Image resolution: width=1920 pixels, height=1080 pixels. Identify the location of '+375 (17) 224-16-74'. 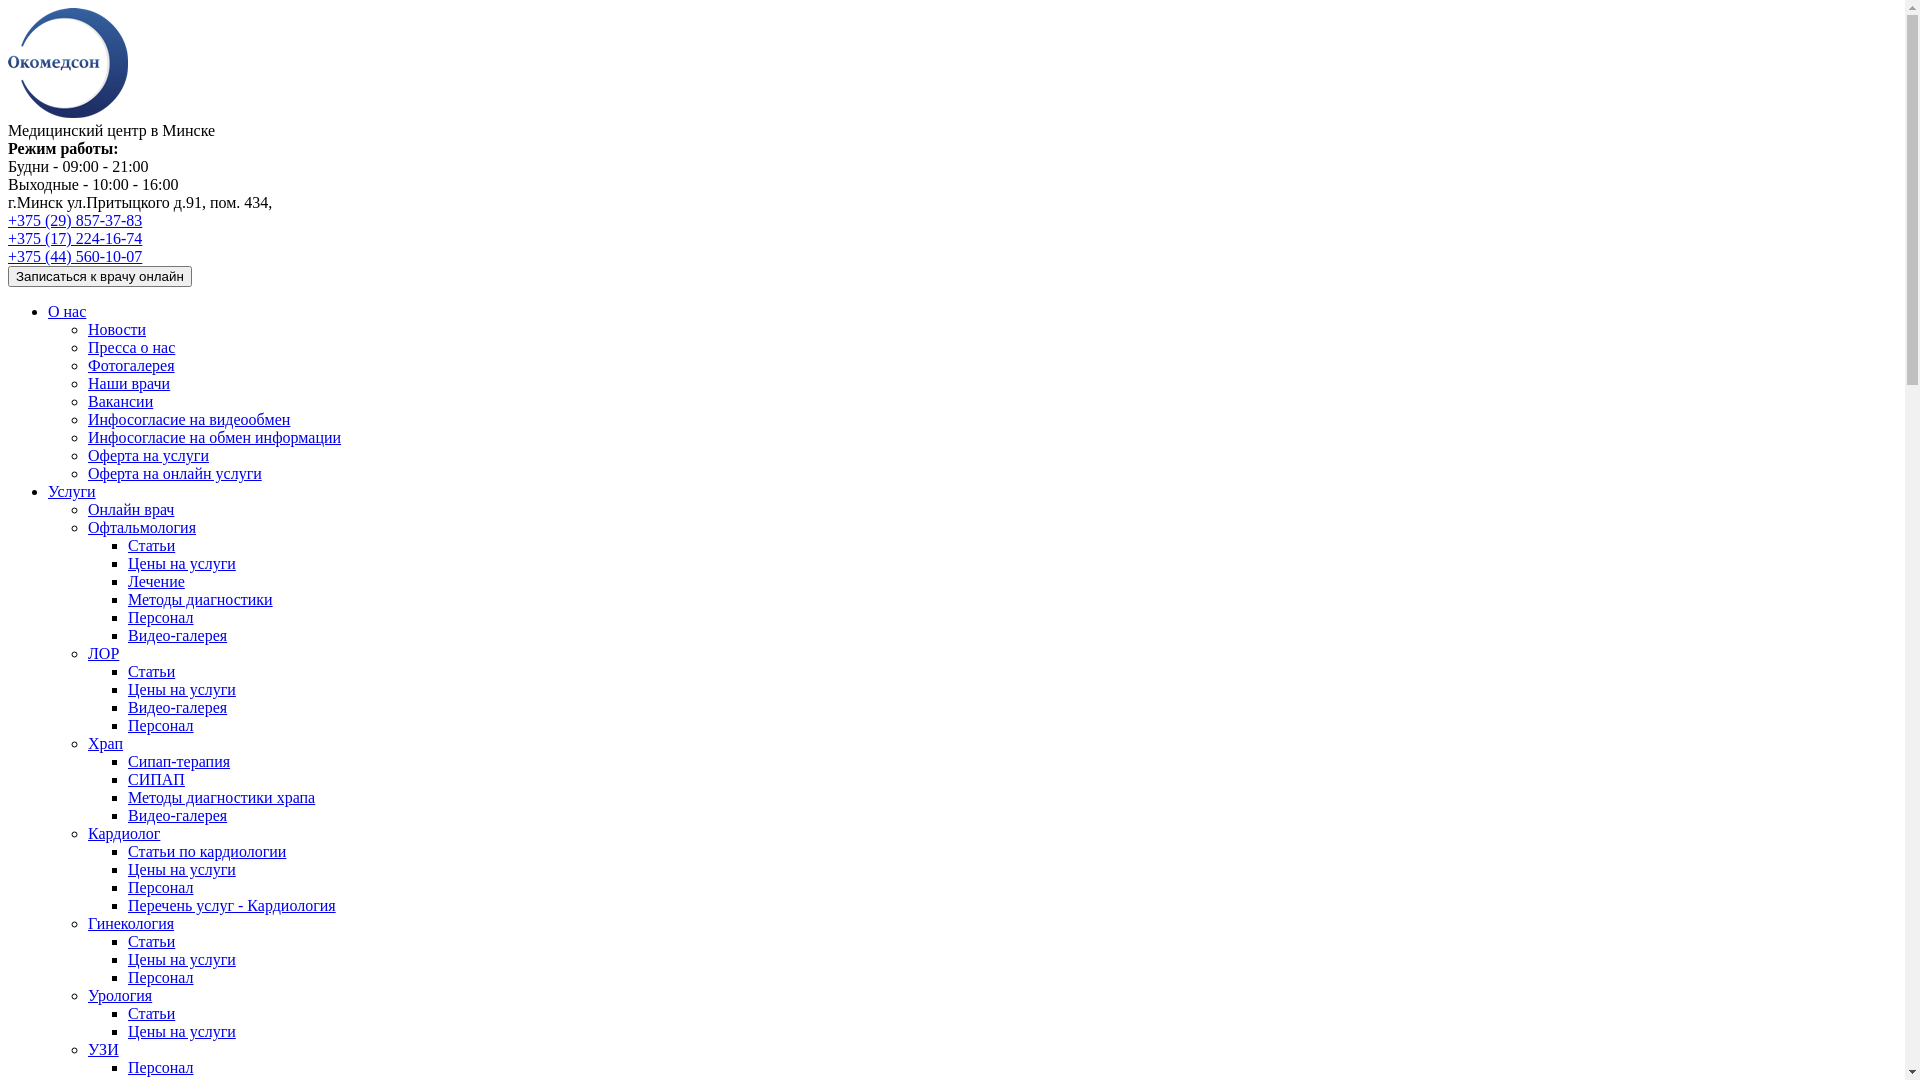
(8, 237).